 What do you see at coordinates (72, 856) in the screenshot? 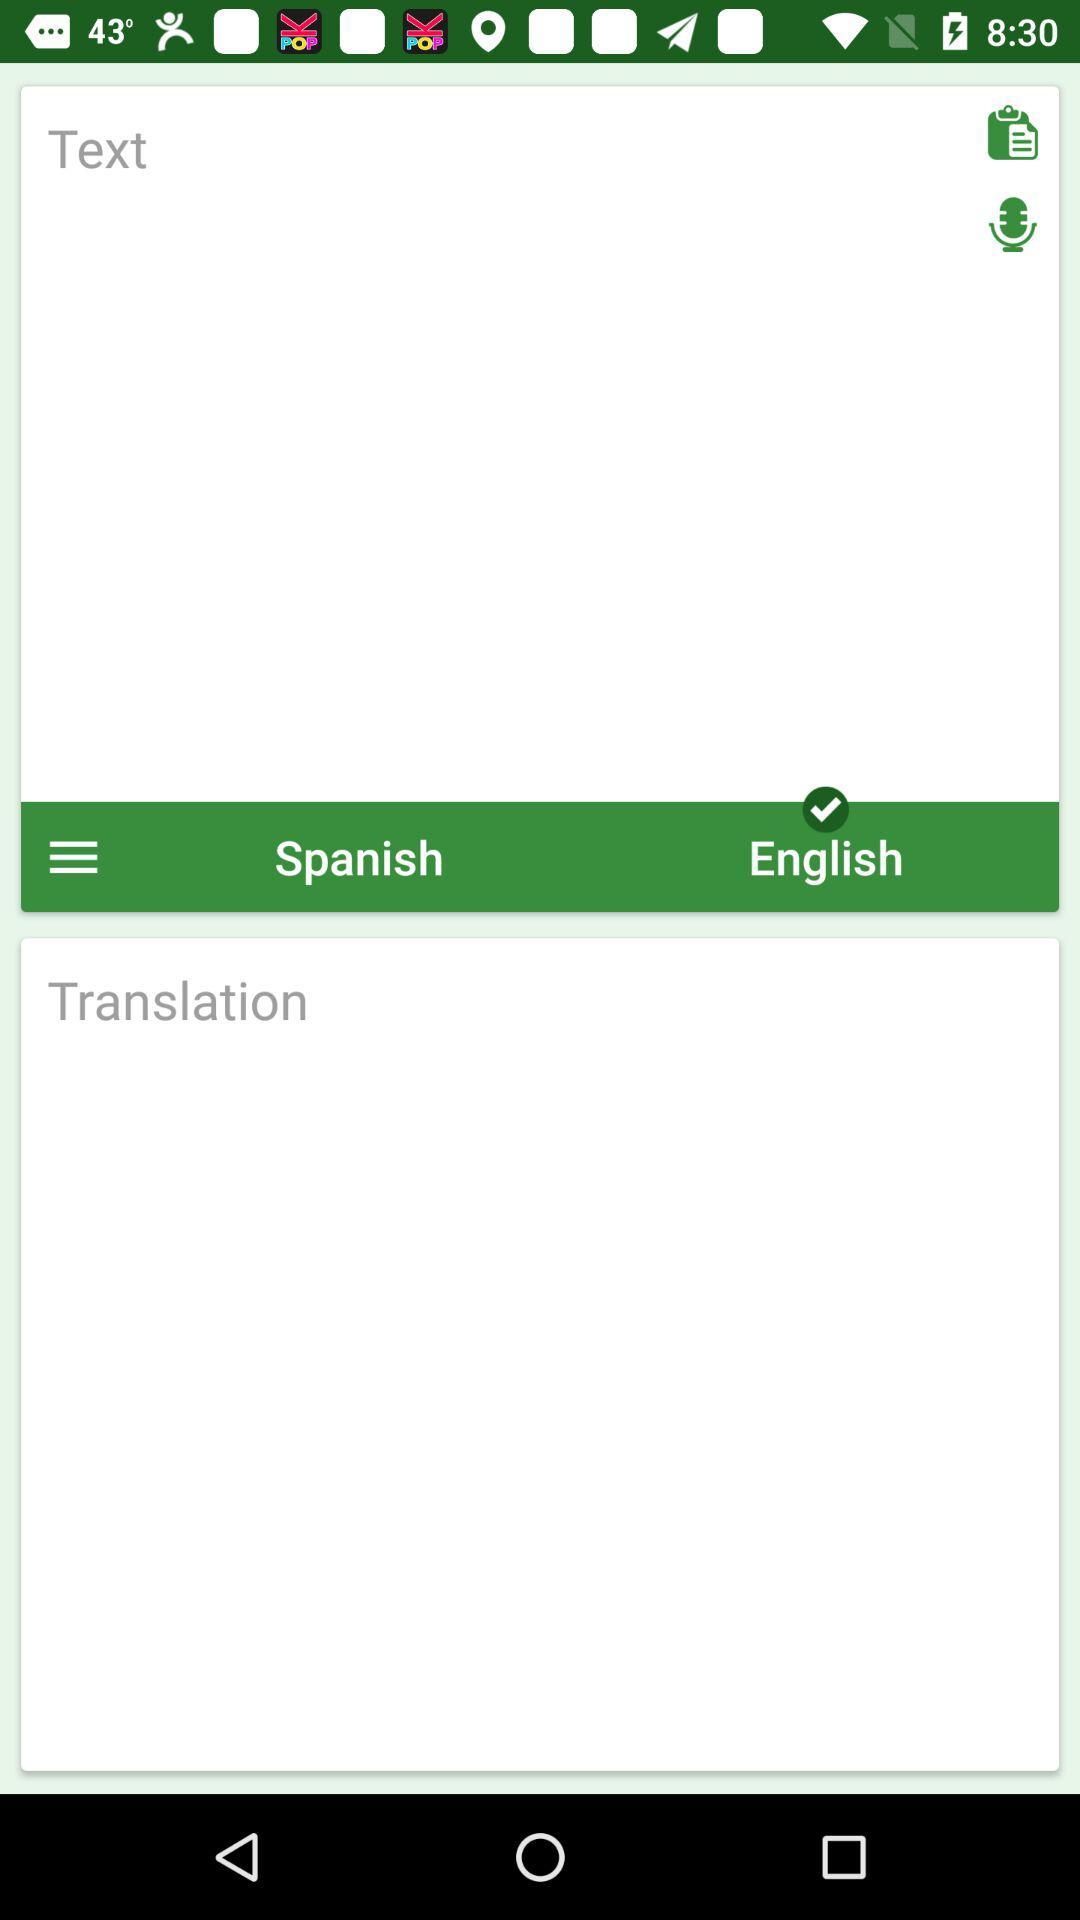
I see `menu` at bounding box center [72, 856].